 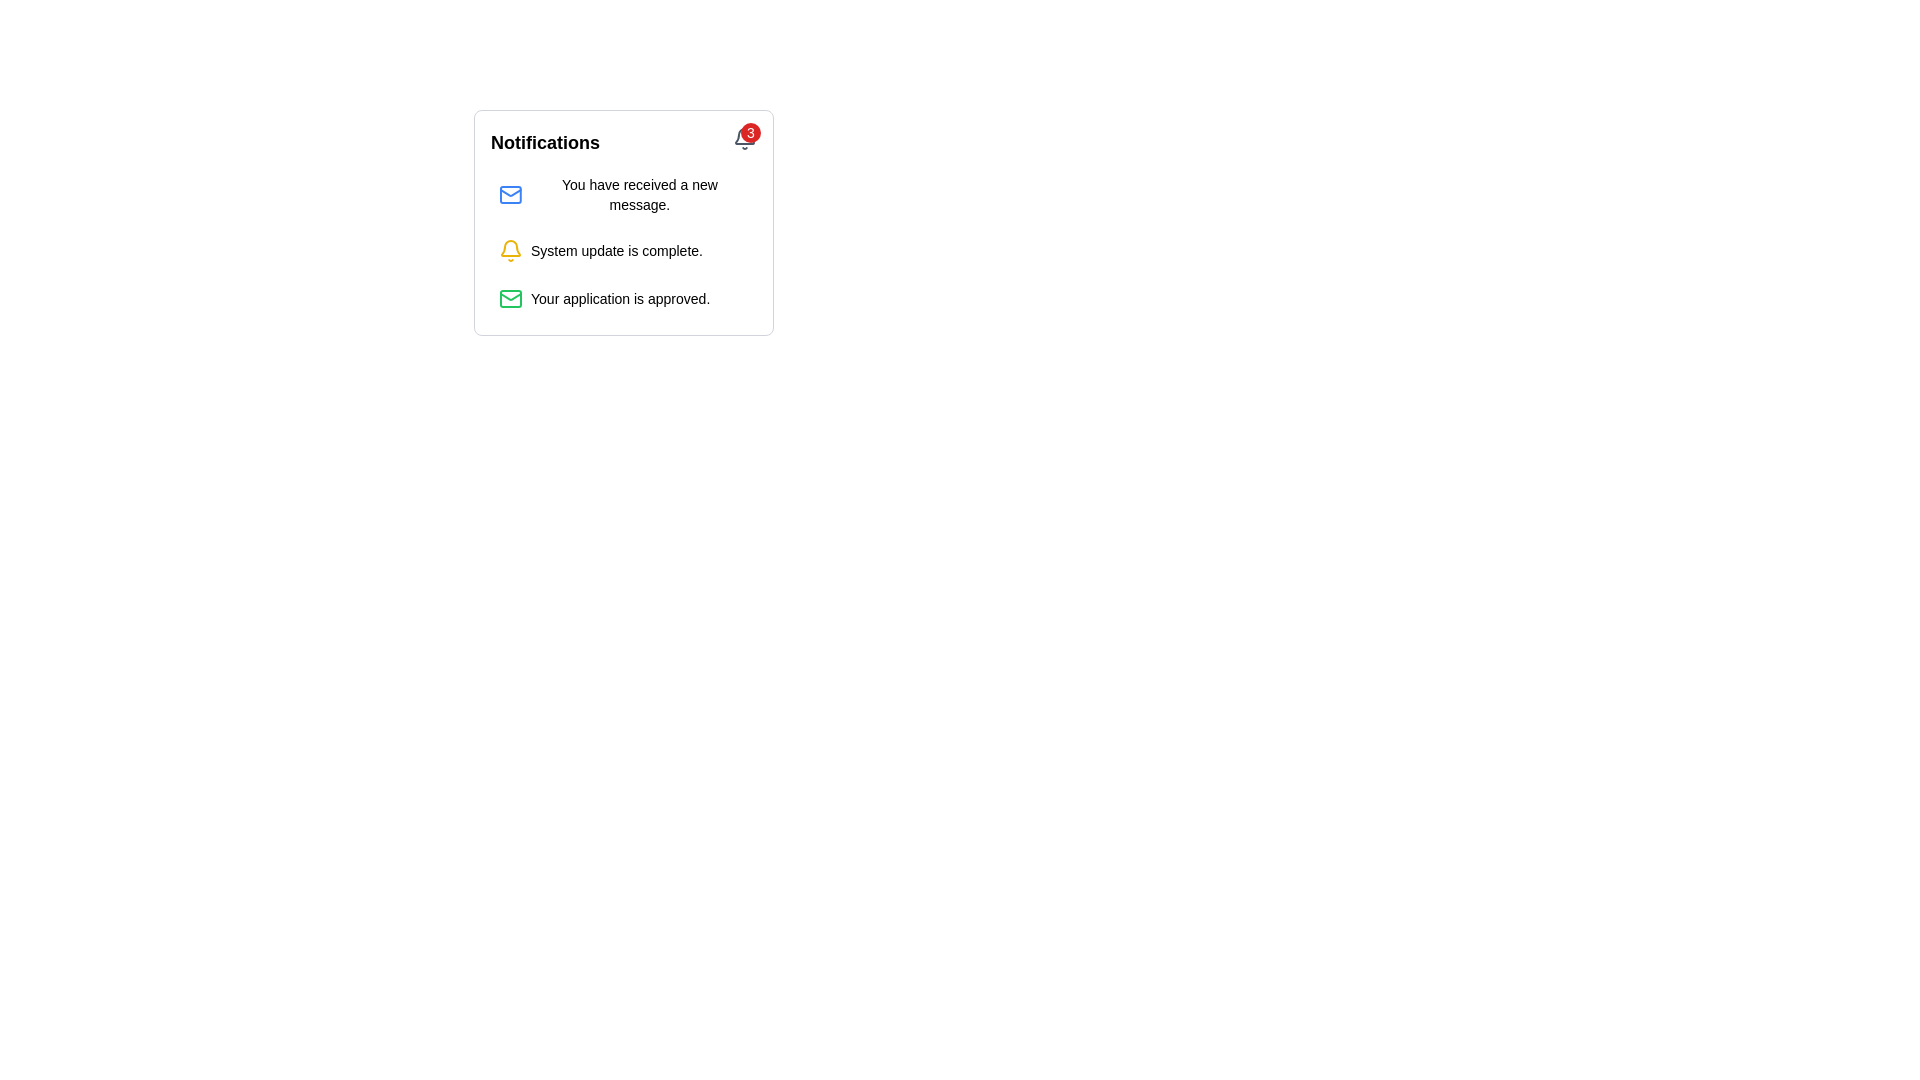 What do you see at coordinates (623, 249) in the screenshot?
I see `the completed system update notification in the notifications list, which is the second entry between the new message and application approval notifications` at bounding box center [623, 249].